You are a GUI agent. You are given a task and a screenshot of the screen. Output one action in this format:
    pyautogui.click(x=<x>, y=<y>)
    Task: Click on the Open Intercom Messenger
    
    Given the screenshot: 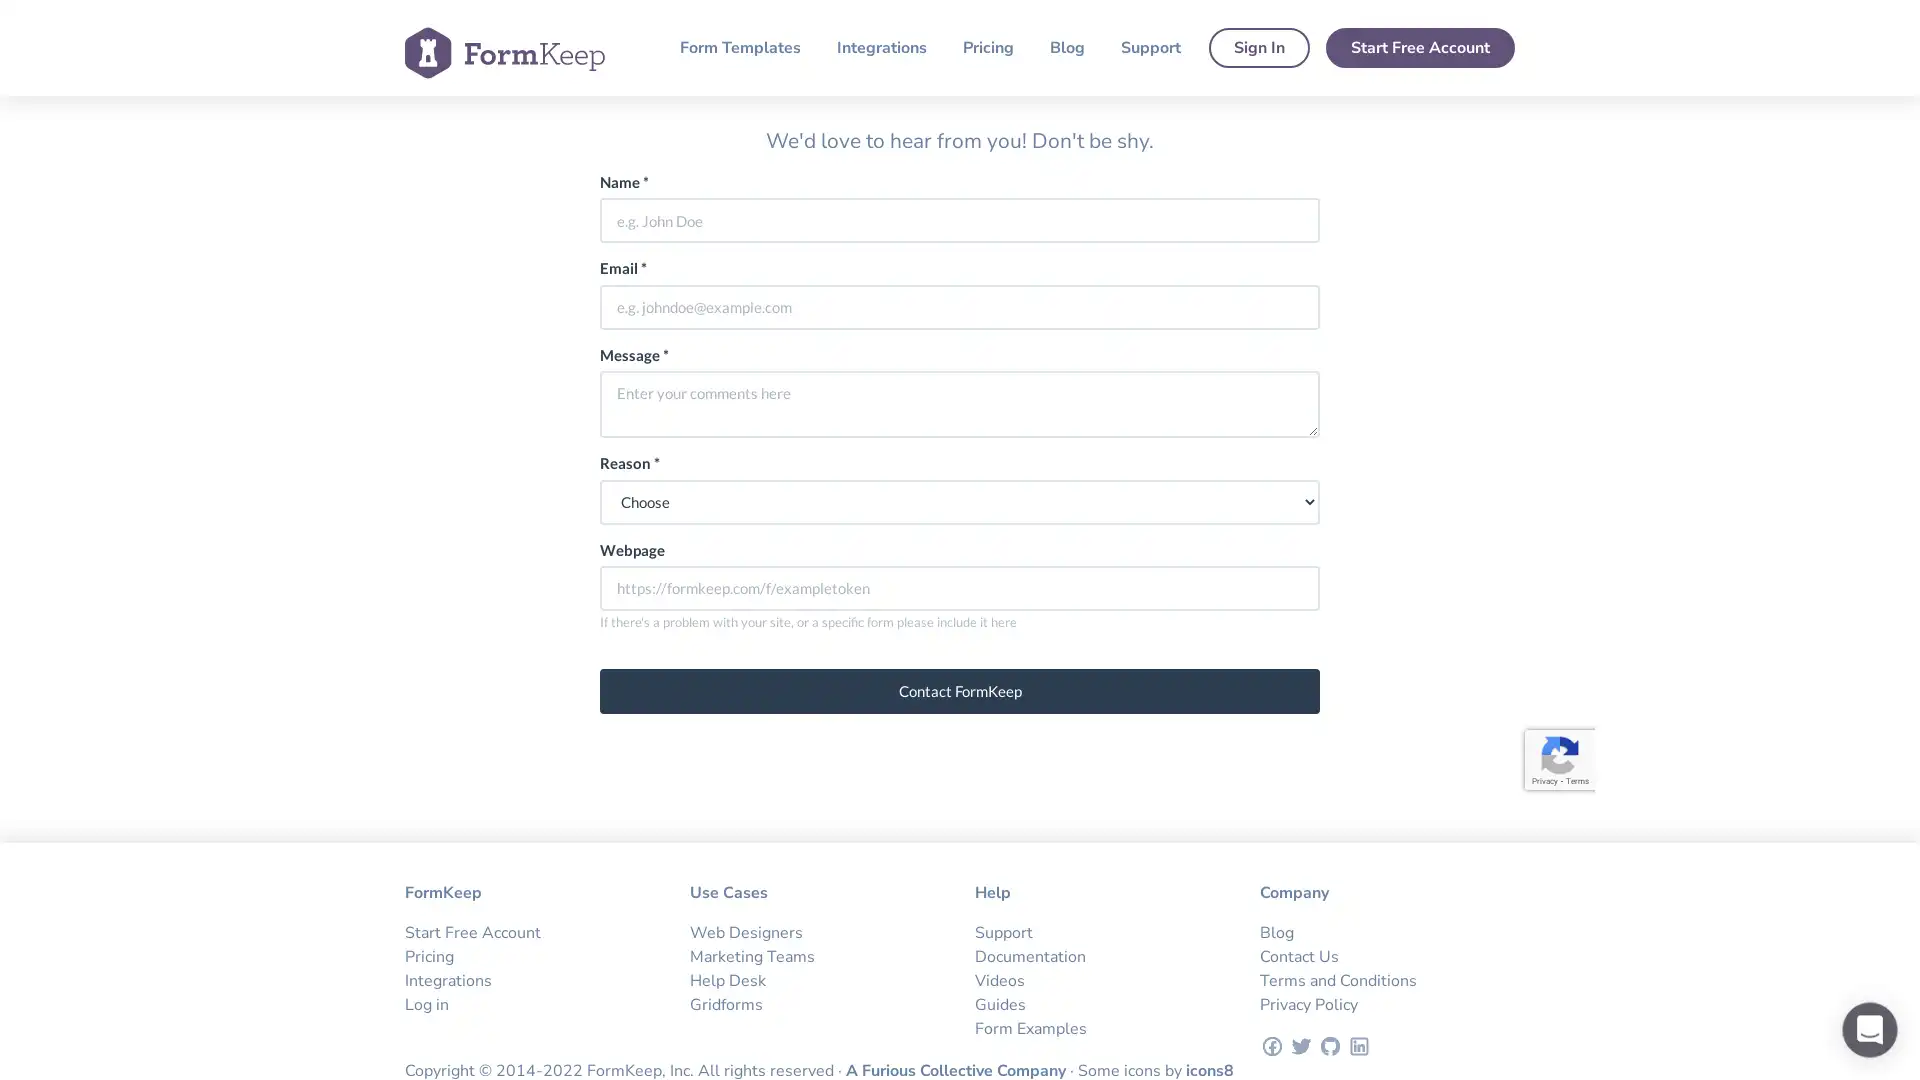 What is the action you would take?
    pyautogui.click(x=1869, y=1029)
    